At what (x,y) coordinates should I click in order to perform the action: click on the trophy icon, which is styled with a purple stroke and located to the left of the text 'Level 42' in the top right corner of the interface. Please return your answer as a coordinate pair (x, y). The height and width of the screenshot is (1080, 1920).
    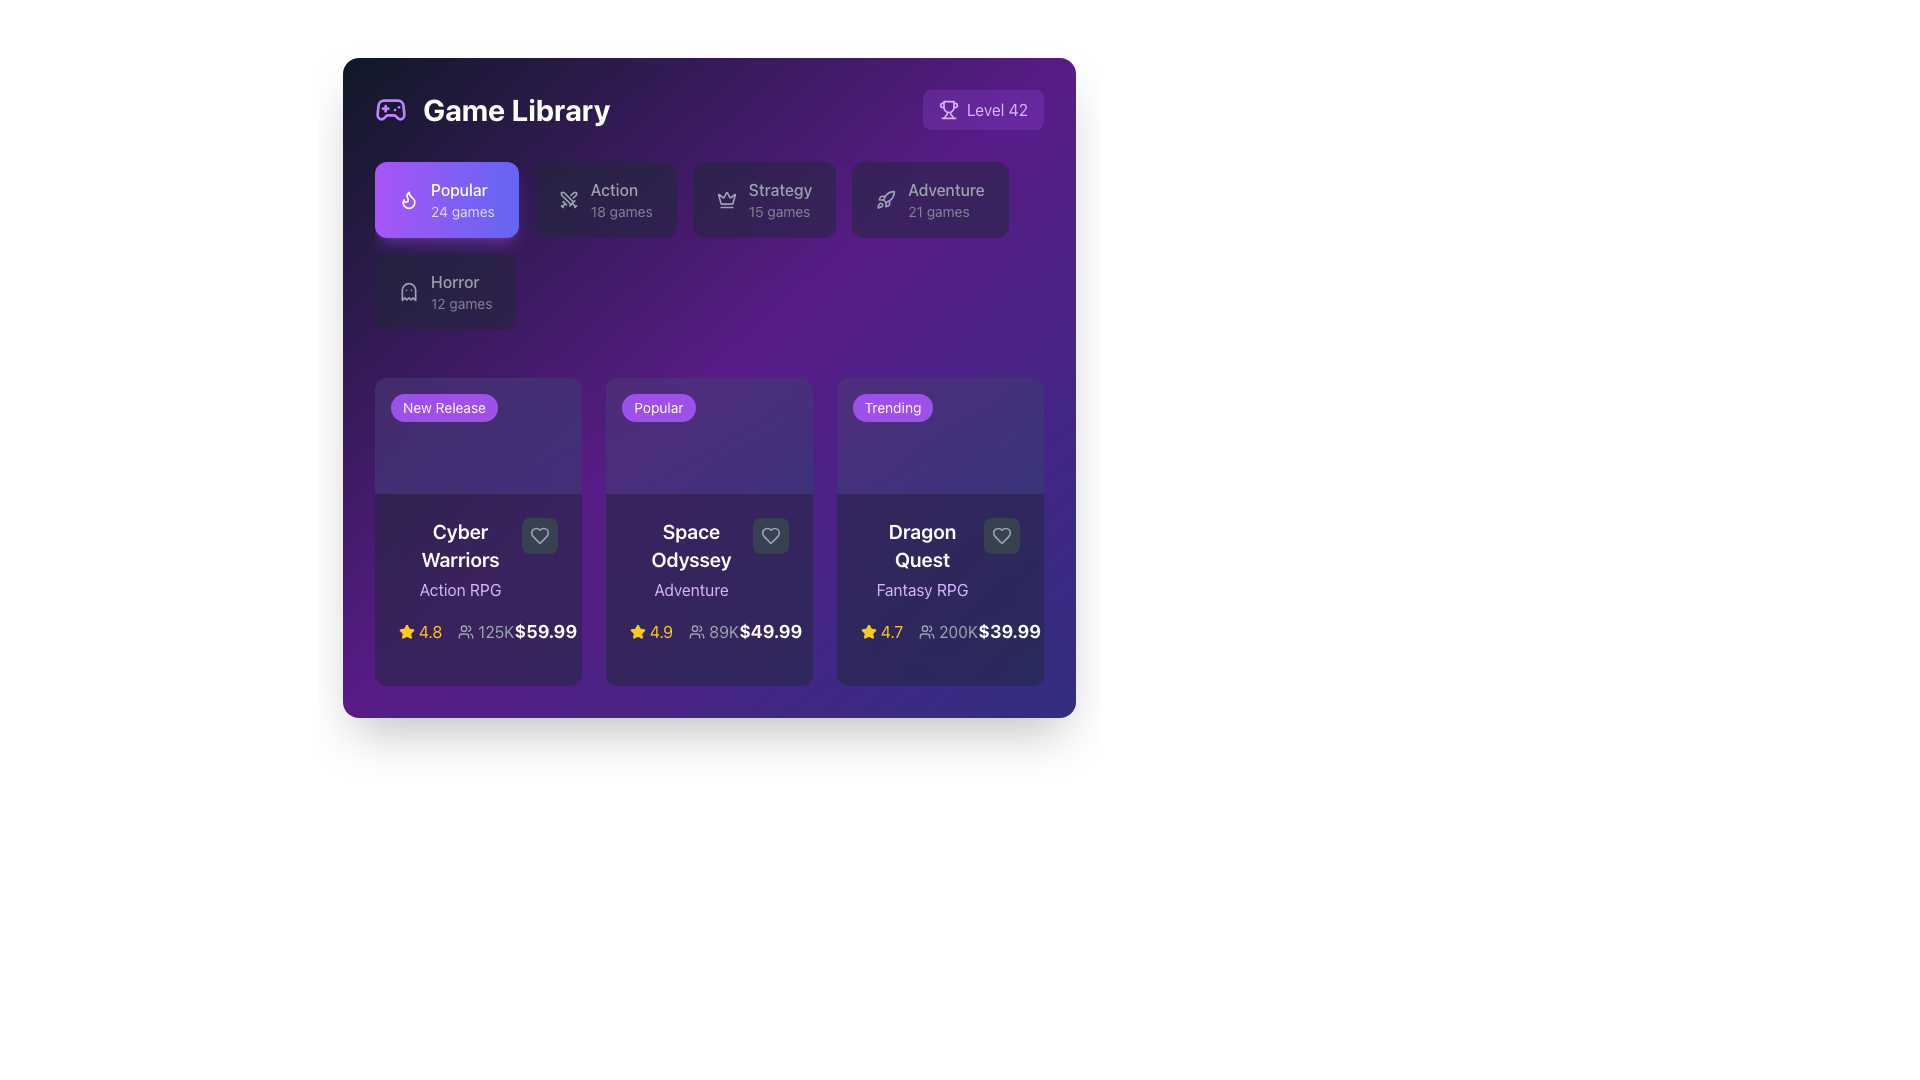
    Looking at the image, I should click on (947, 110).